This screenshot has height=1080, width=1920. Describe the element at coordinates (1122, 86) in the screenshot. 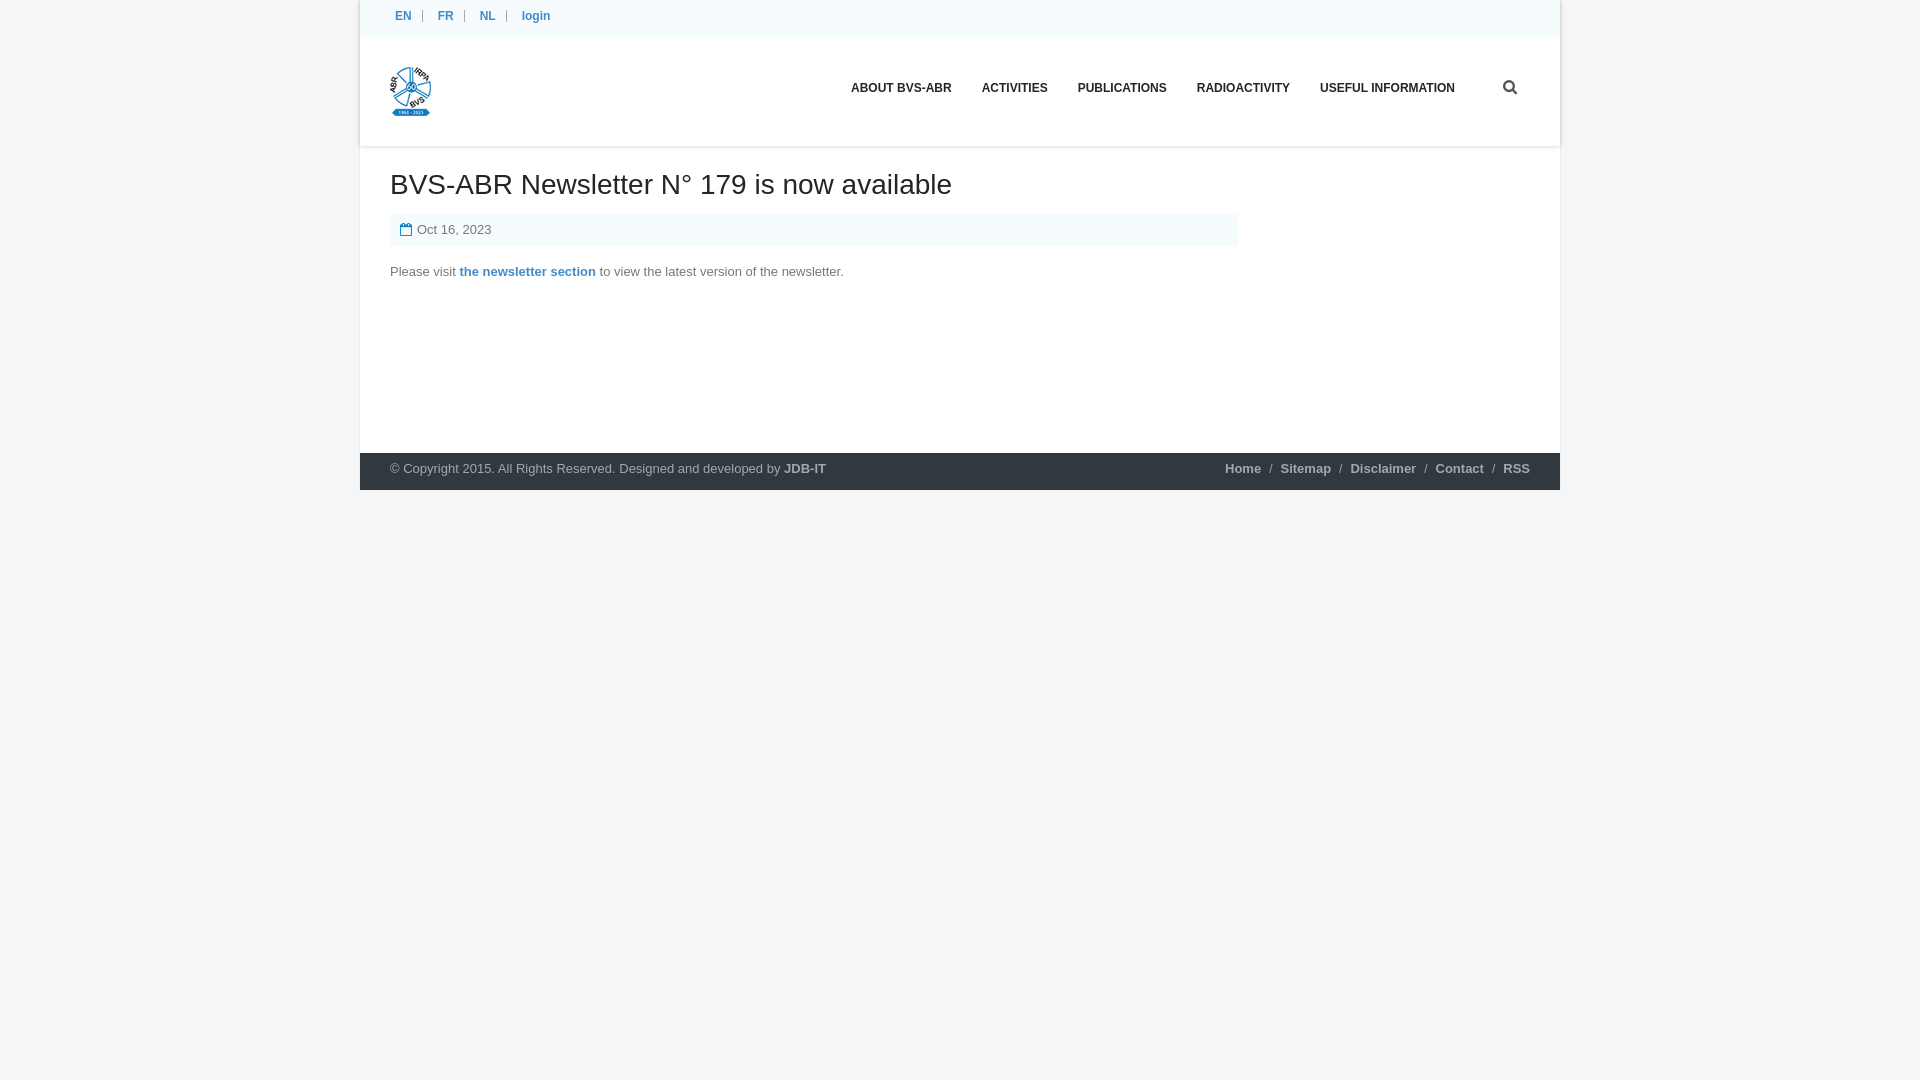

I see `'PUBLICATIONS'` at that location.